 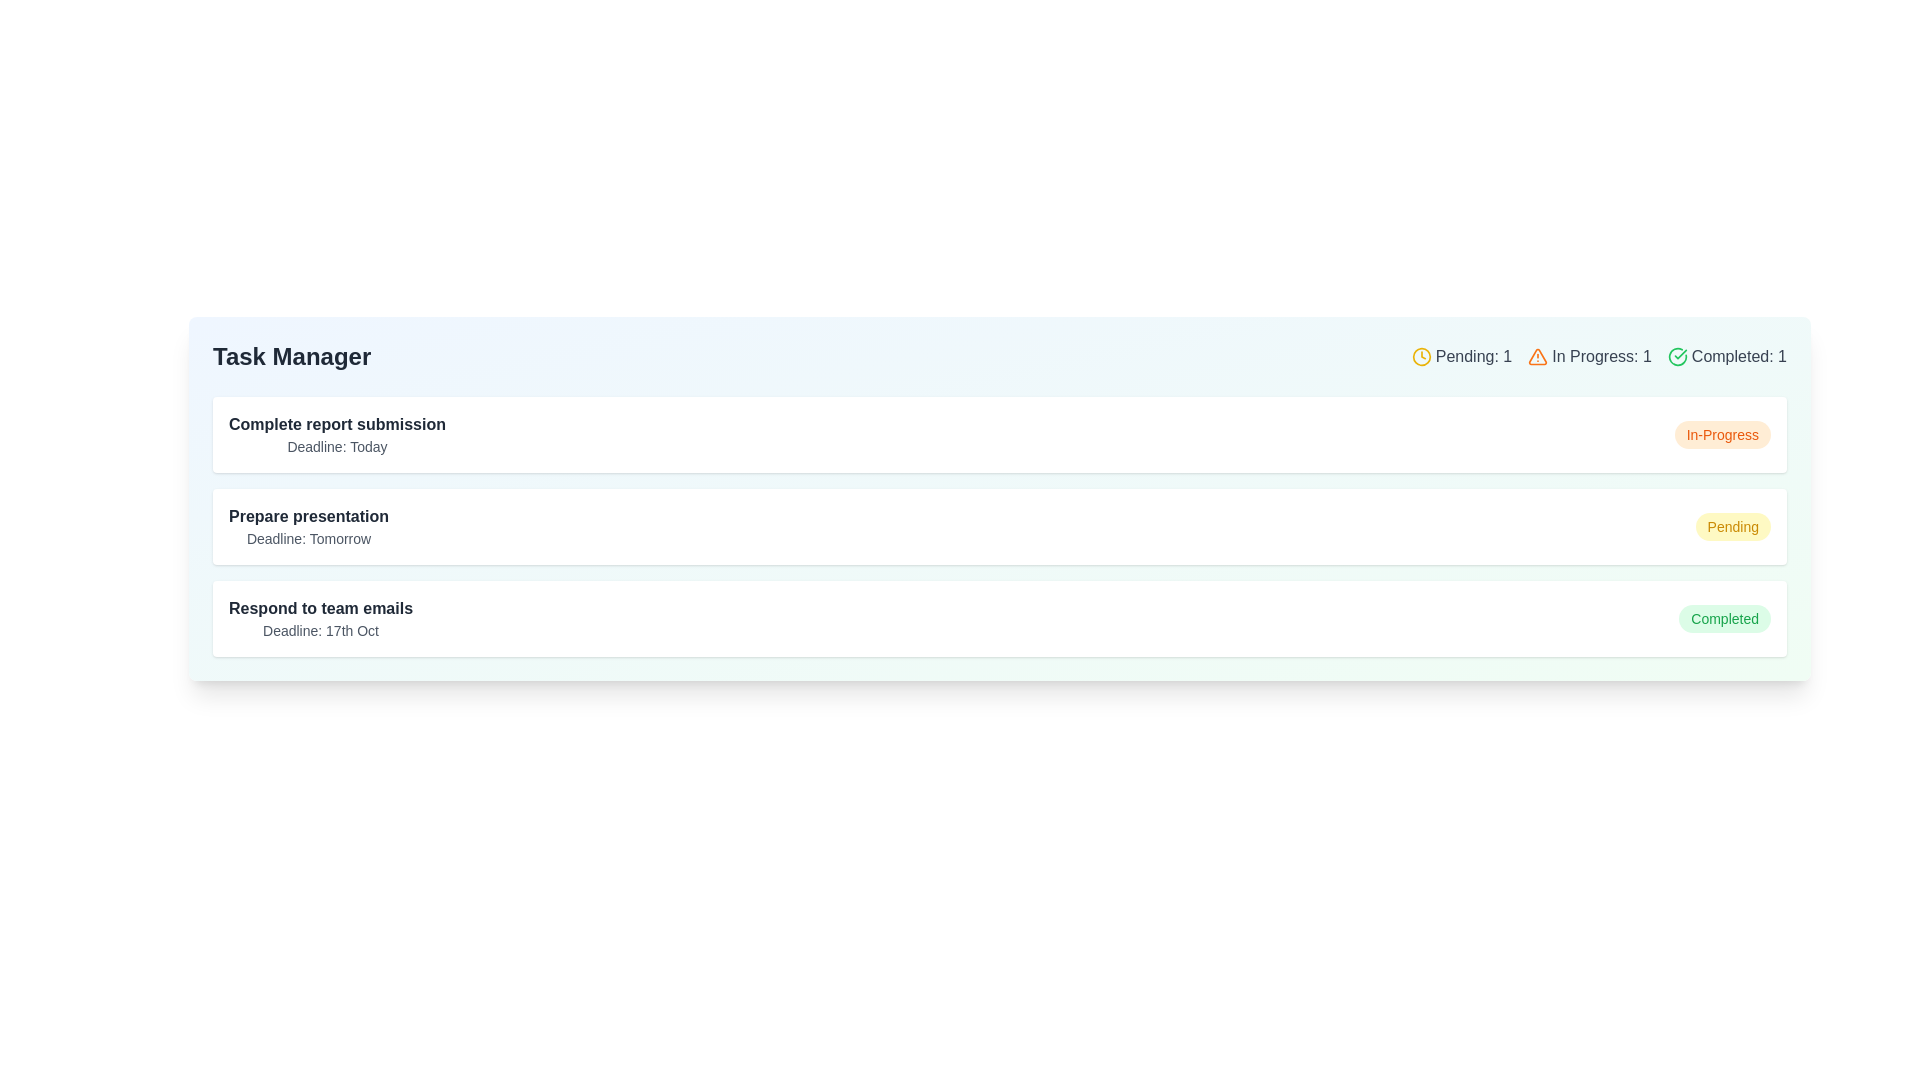 What do you see at coordinates (1461, 356) in the screenshot?
I see `text from the Status indicator displaying 'Pending: 1' with a yellow clock icon, located on the far left of the navigation section` at bounding box center [1461, 356].